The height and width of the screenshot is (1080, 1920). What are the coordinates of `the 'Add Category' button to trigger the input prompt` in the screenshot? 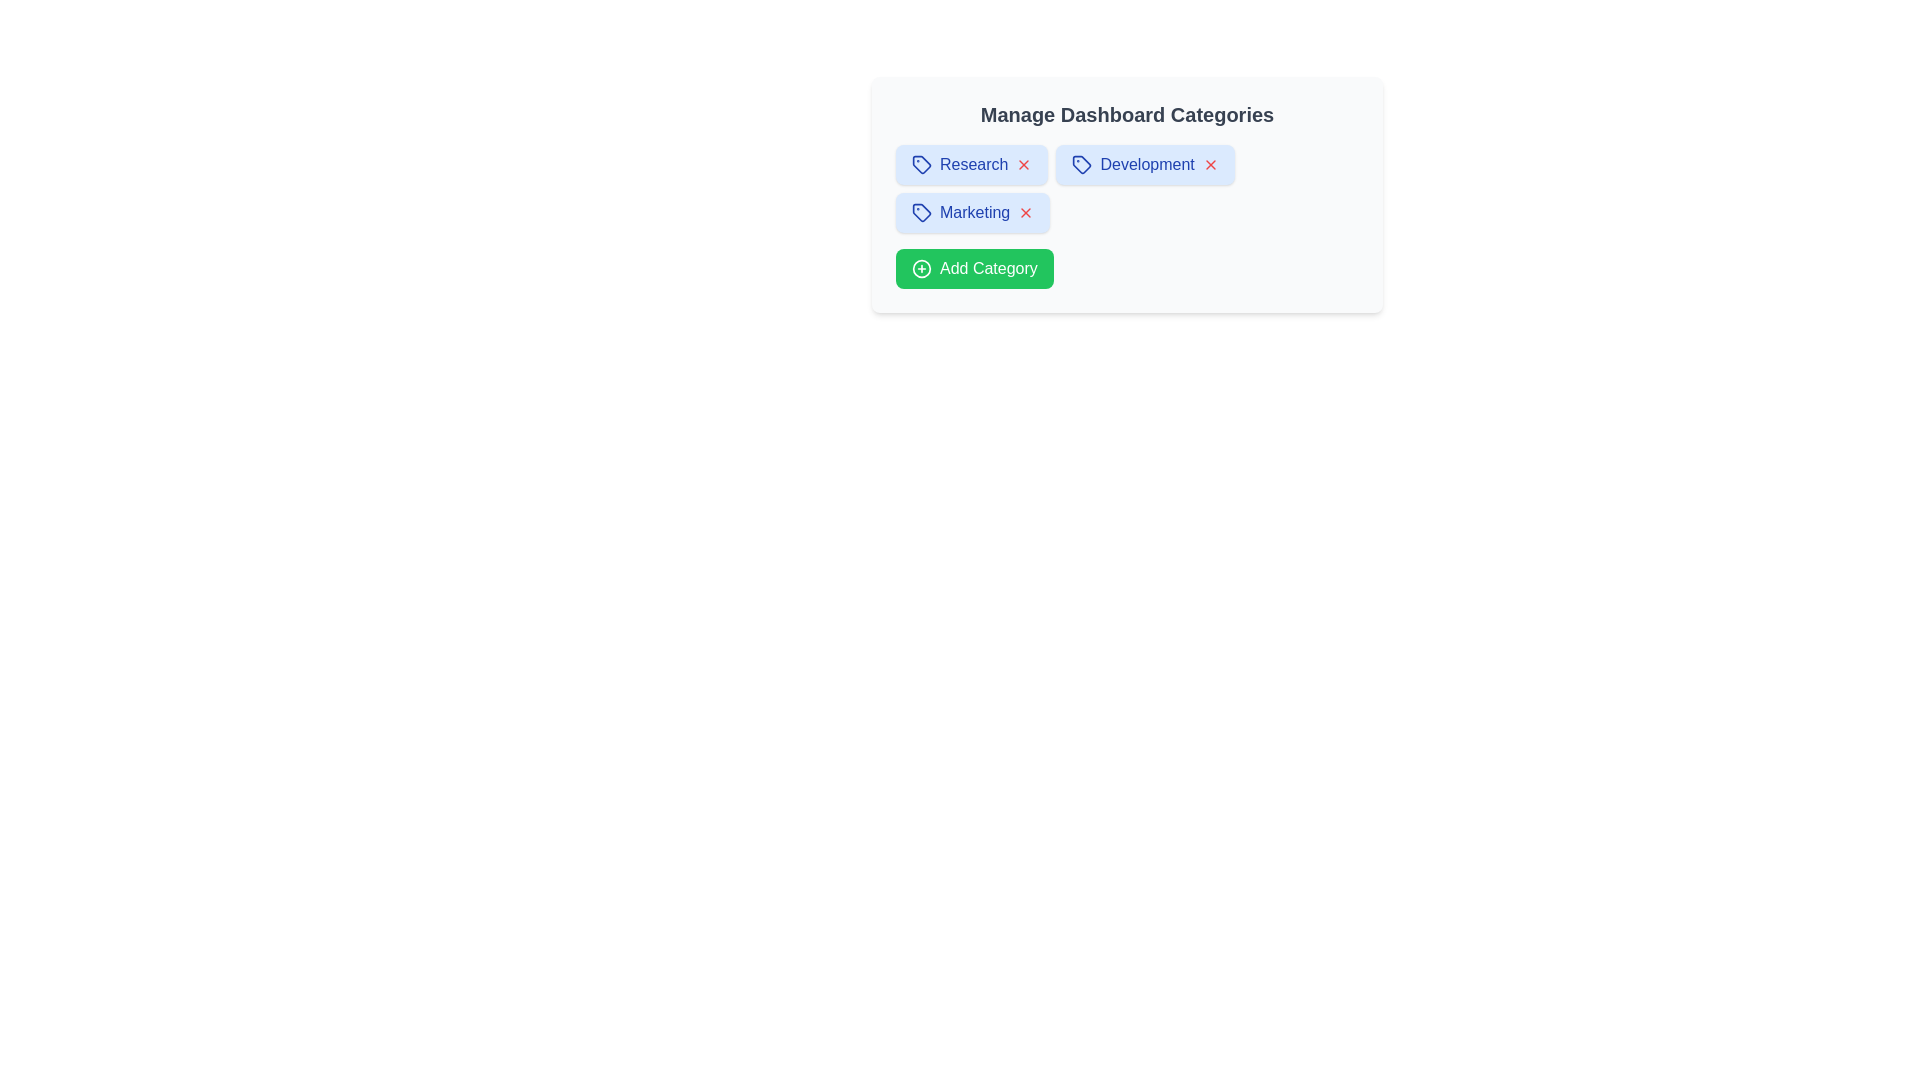 It's located at (974, 268).